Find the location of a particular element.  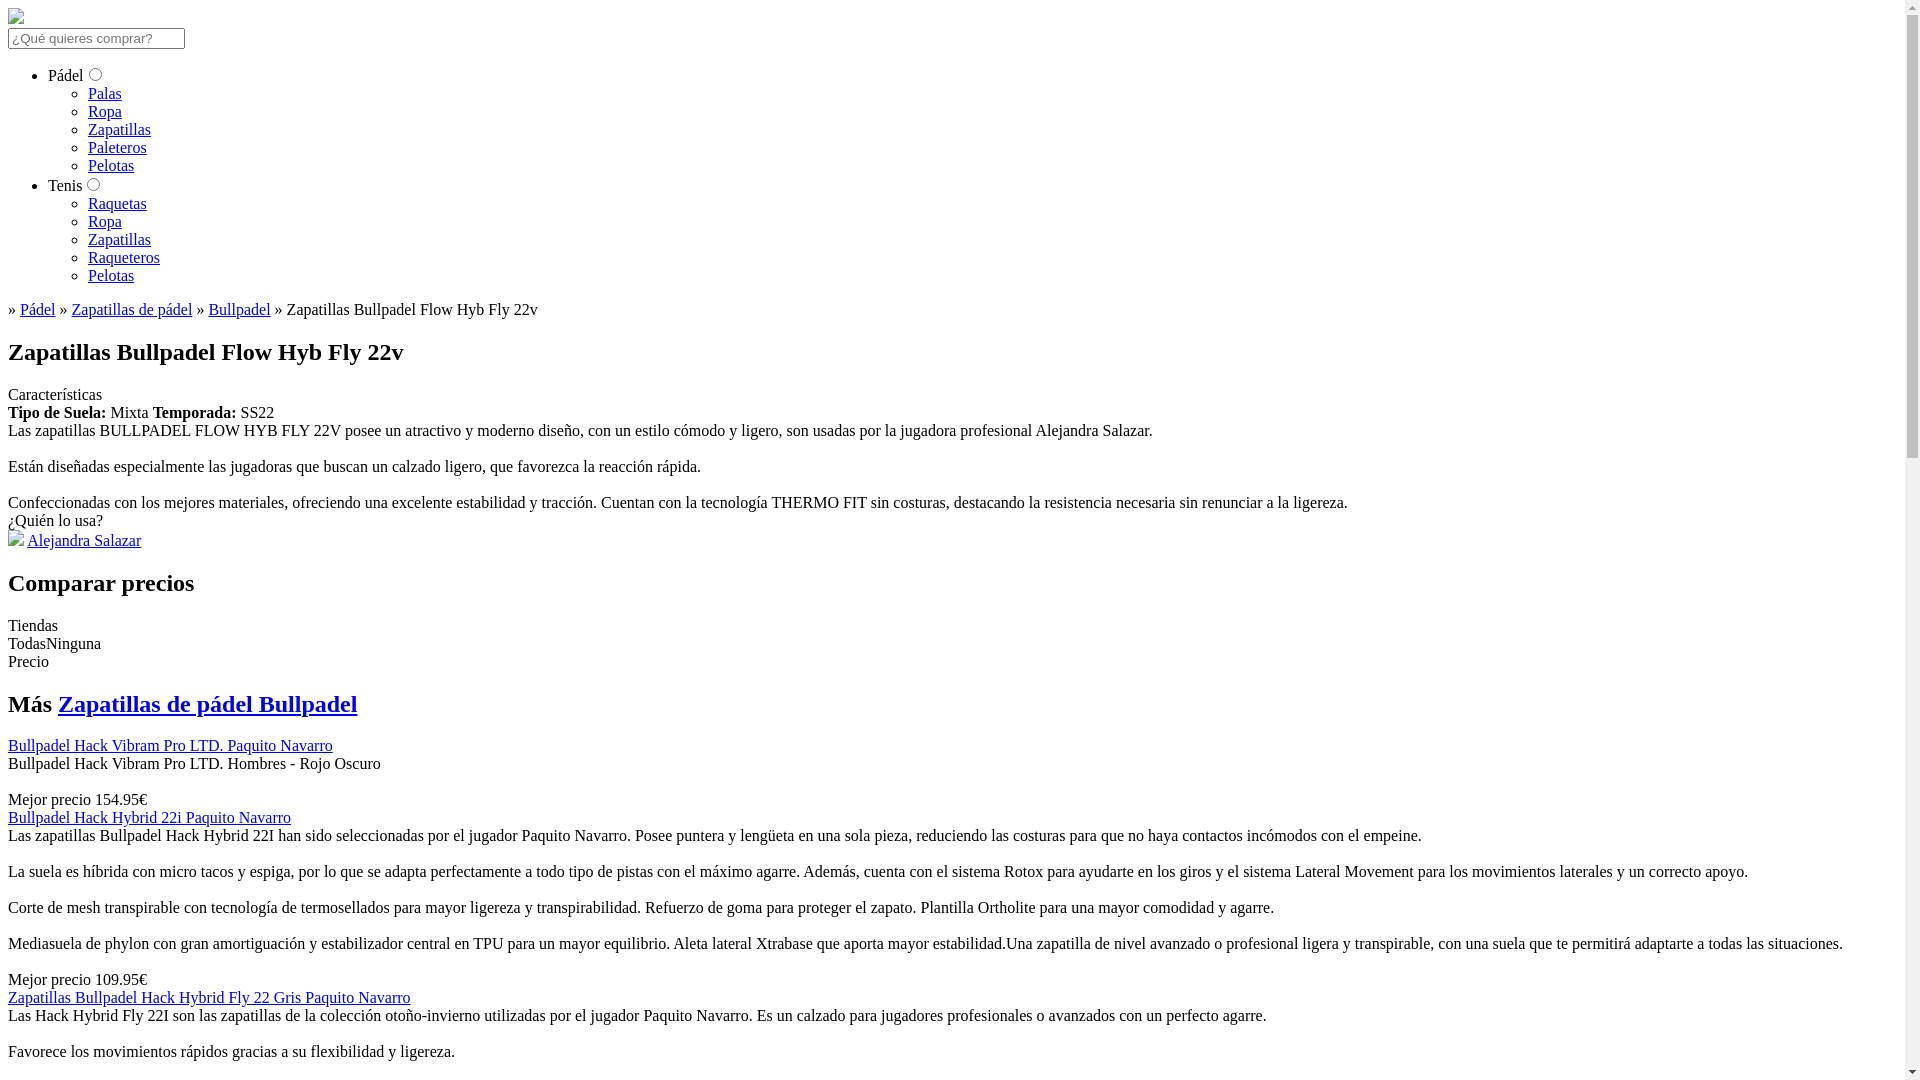

'Bullpadel' is located at coordinates (239, 309).